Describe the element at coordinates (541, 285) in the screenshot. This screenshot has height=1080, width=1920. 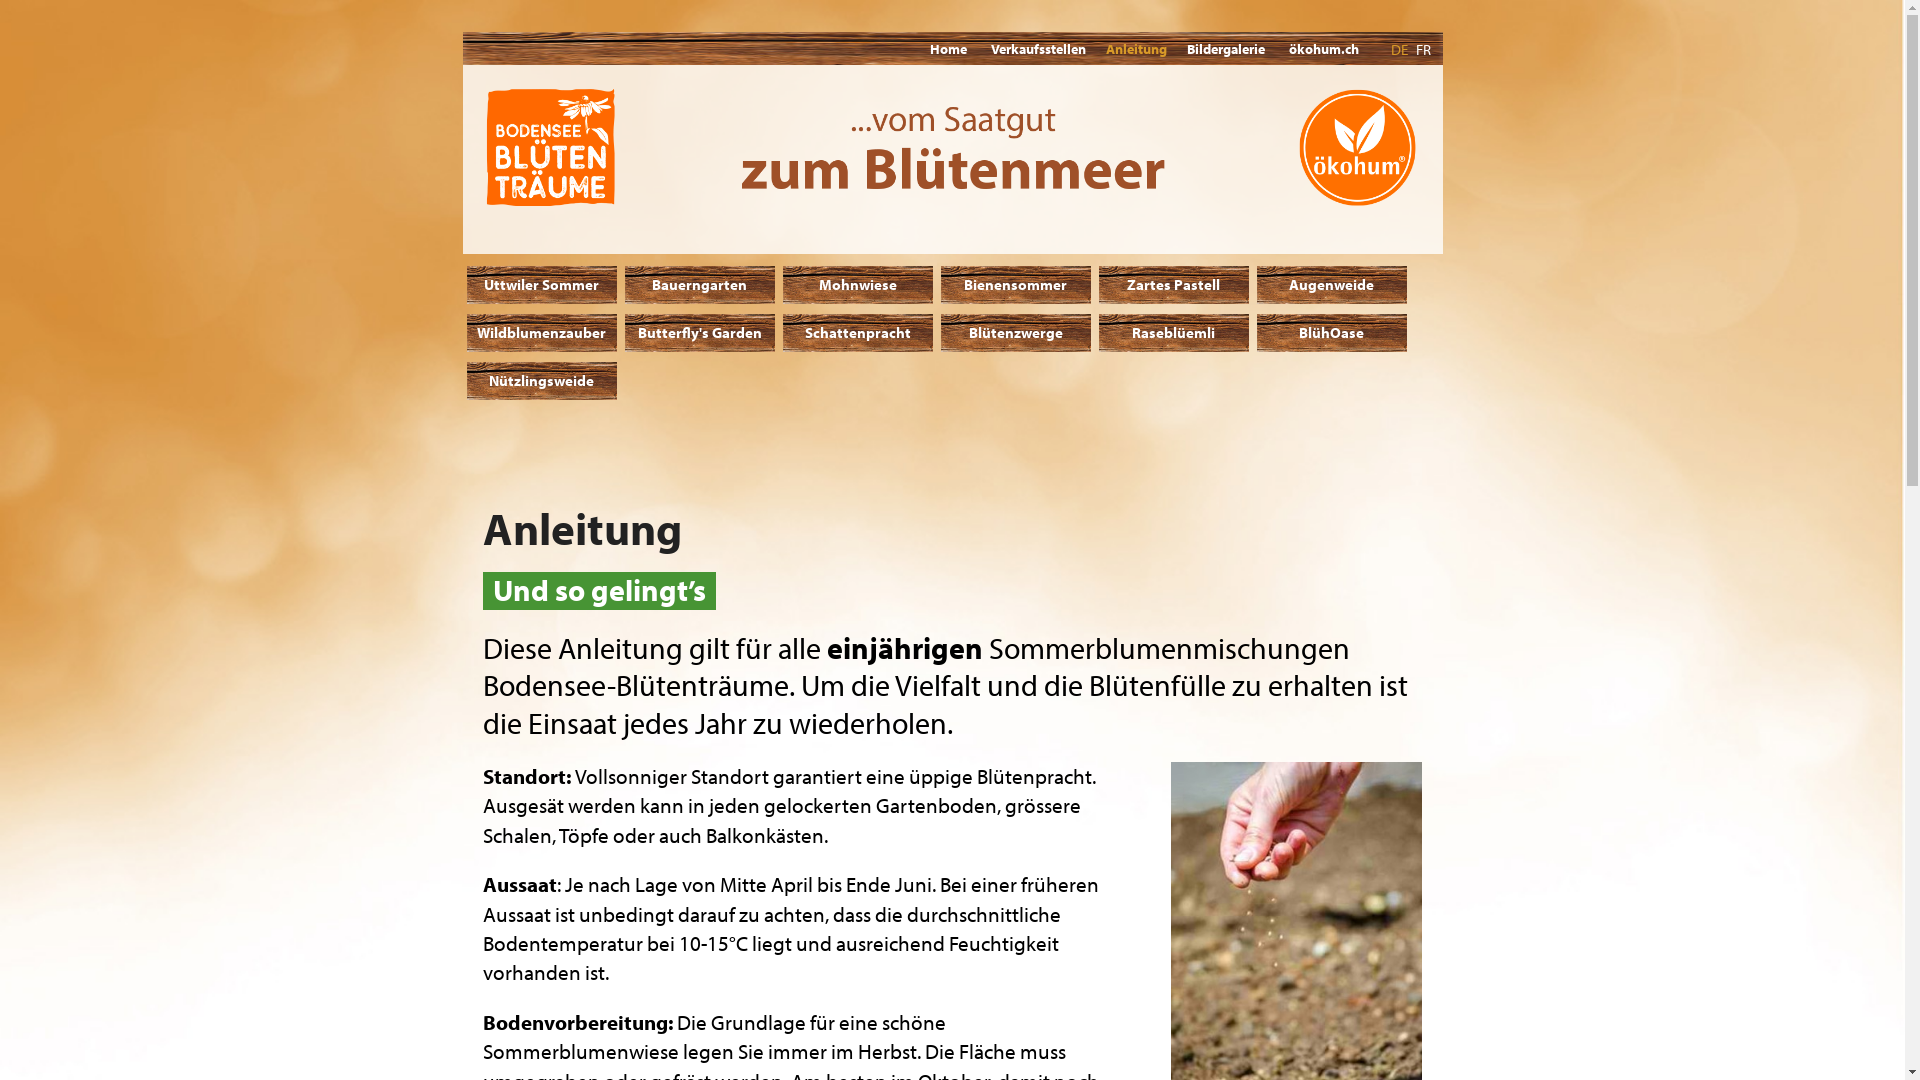
I see `'Uttwiler Sommer'` at that location.